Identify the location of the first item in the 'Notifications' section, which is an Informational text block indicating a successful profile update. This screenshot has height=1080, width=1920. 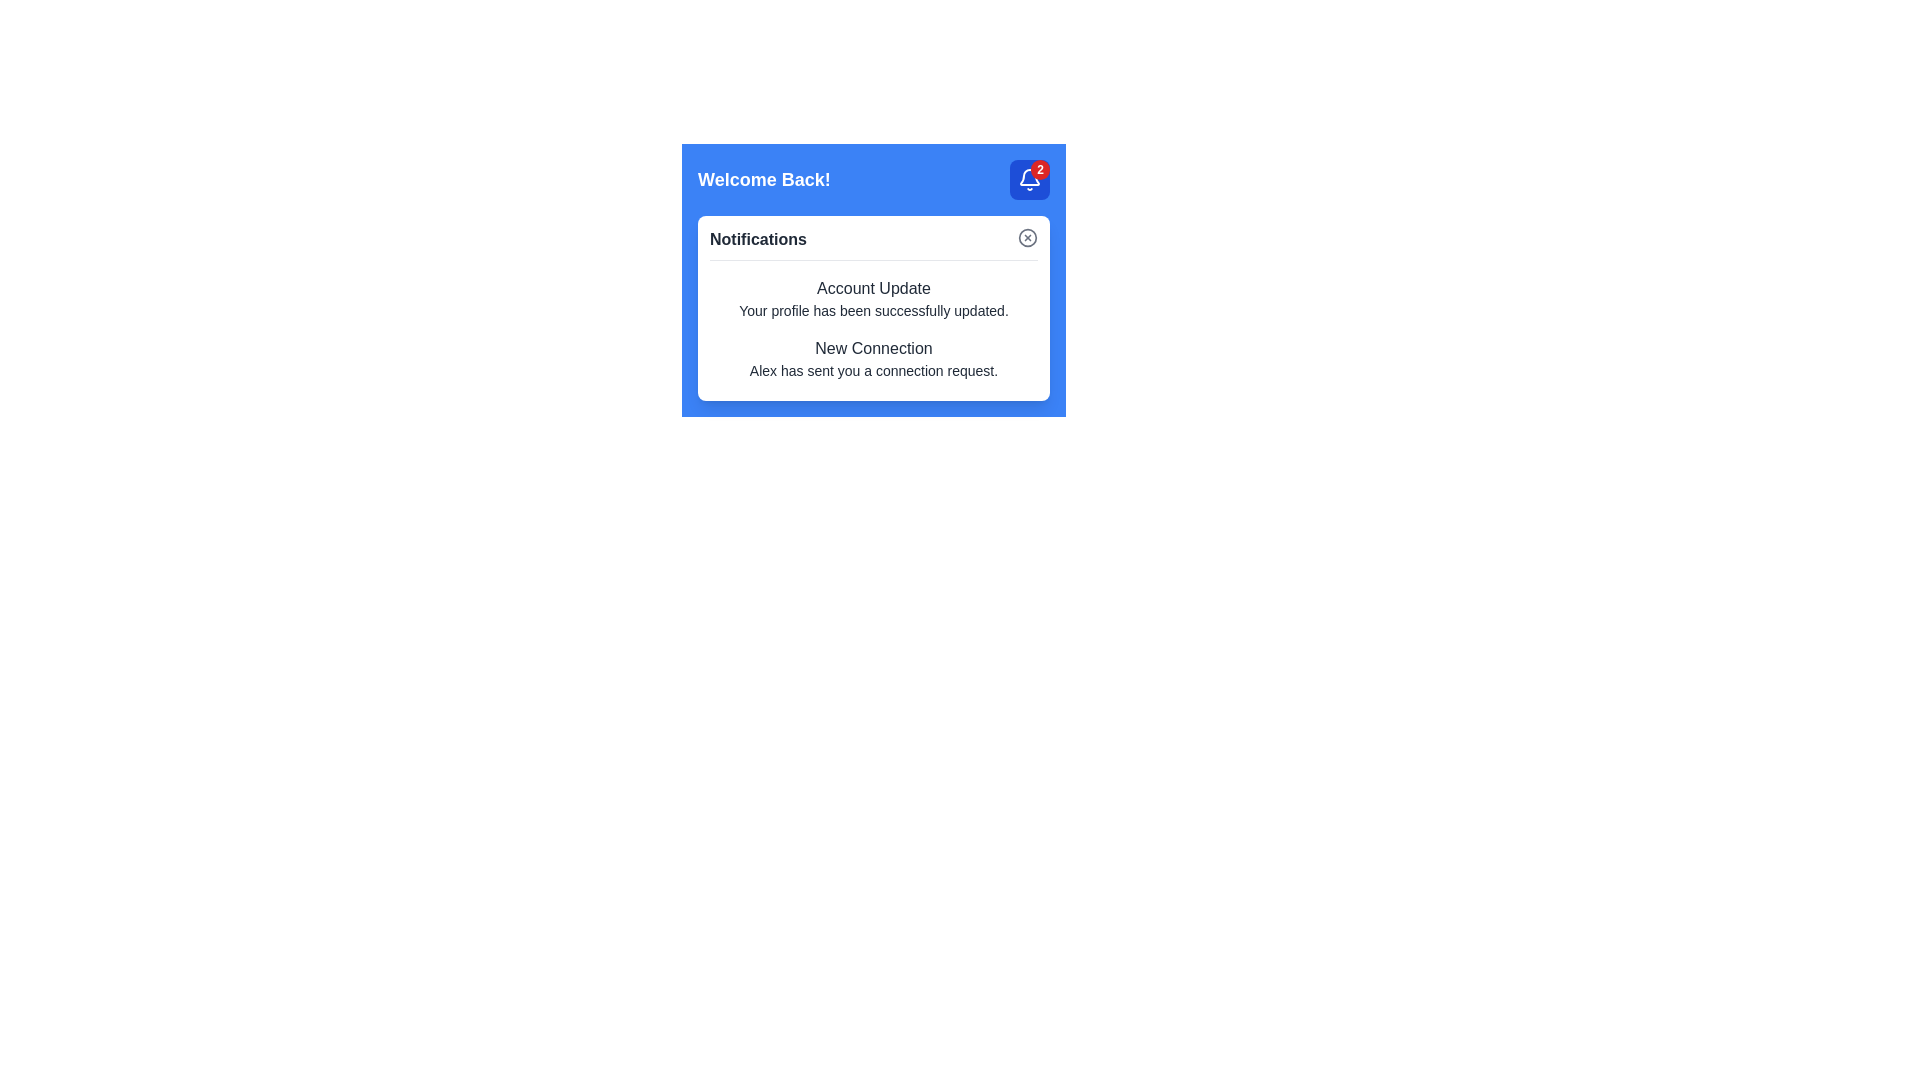
(873, 299).